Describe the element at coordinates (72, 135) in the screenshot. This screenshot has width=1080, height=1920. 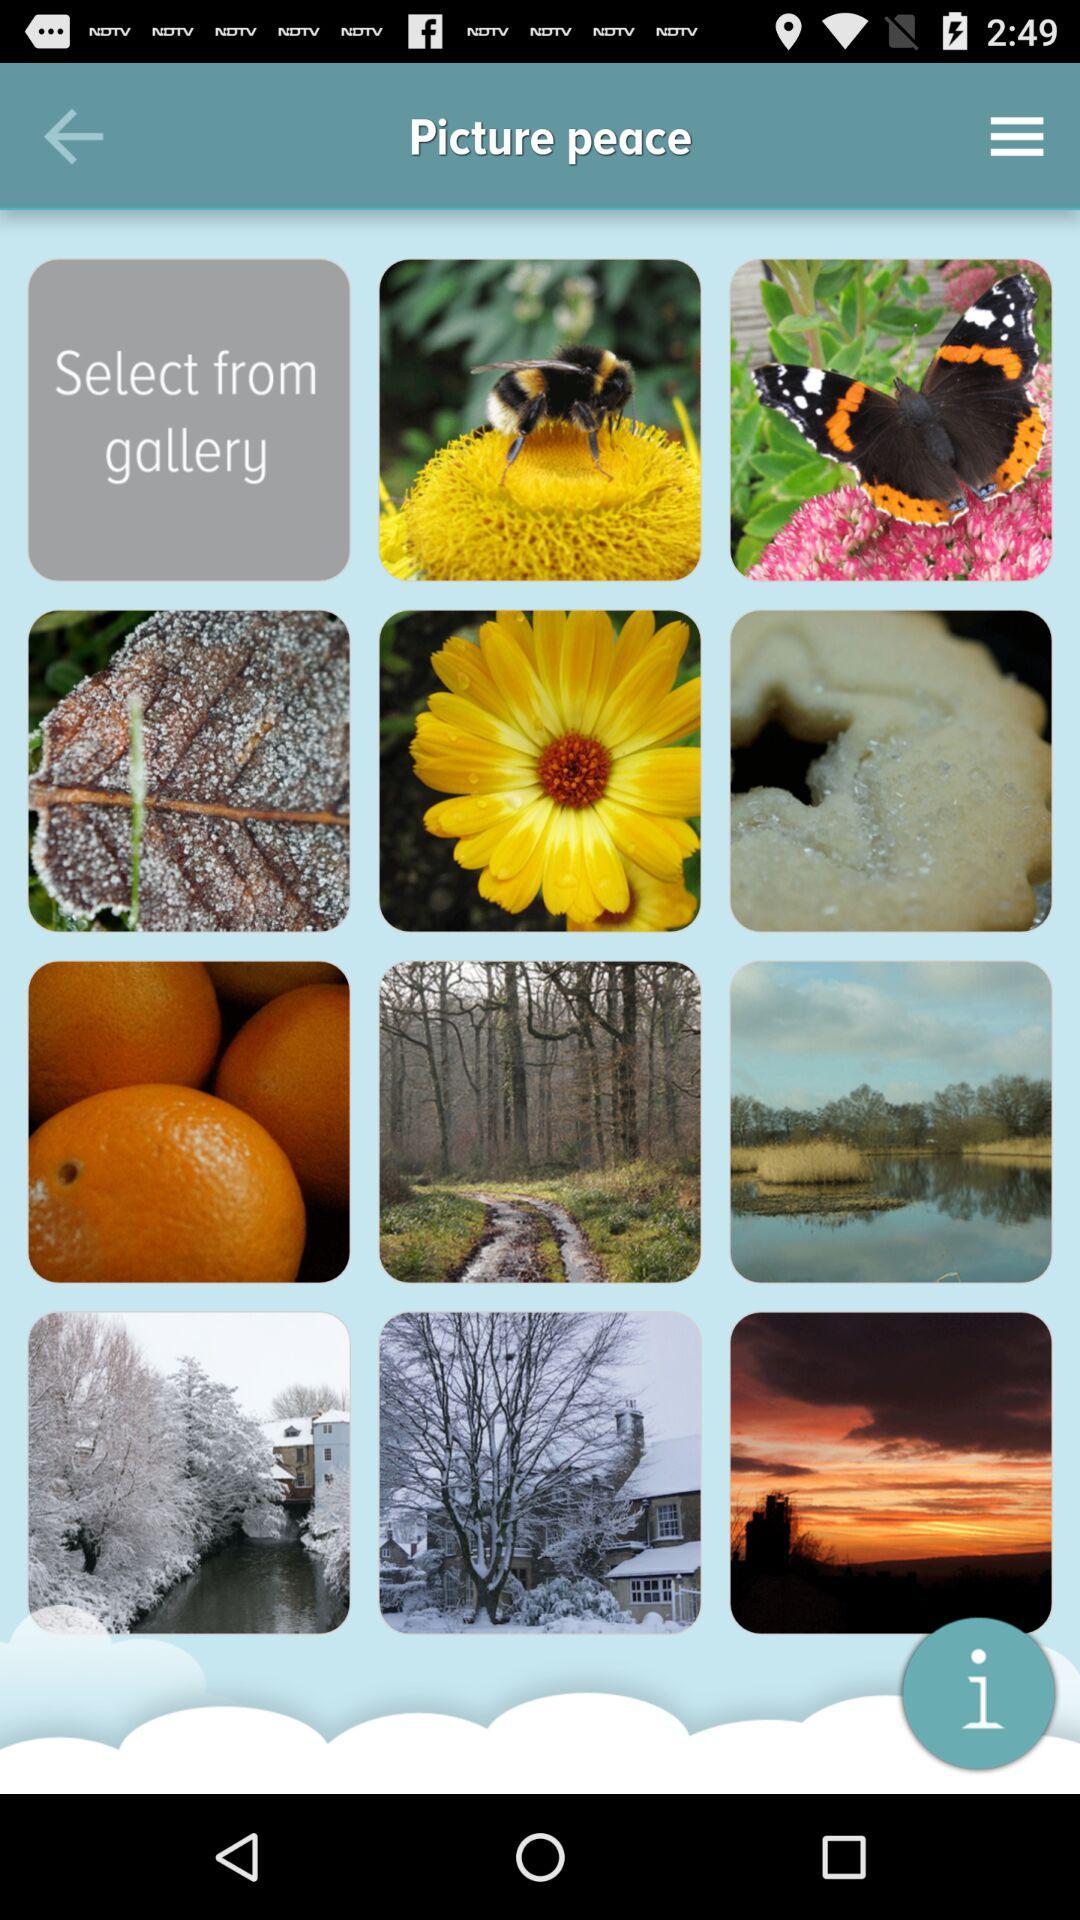
I see `icon to the left of the picture peace` at that location.